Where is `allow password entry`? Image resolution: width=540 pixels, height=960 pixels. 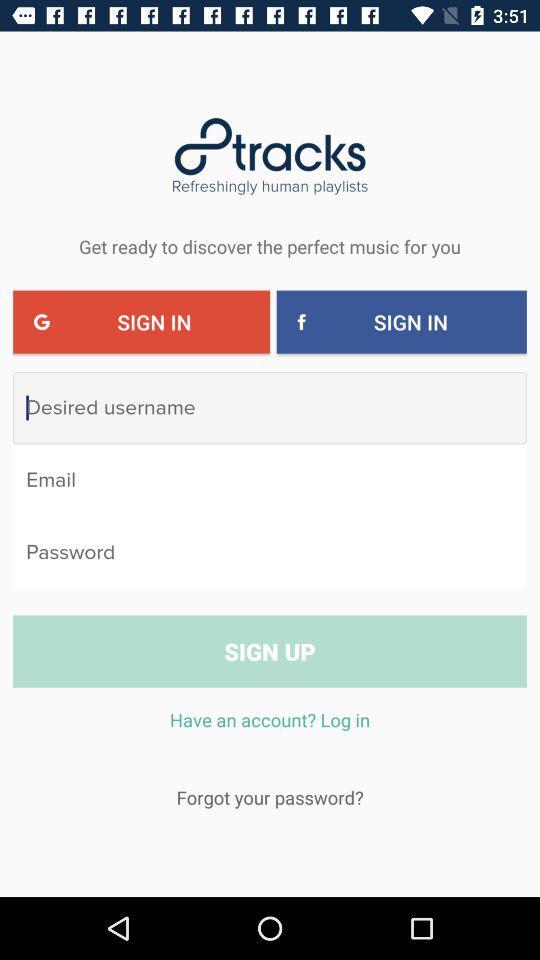 allow password entry is located at coordinates (270, 552).